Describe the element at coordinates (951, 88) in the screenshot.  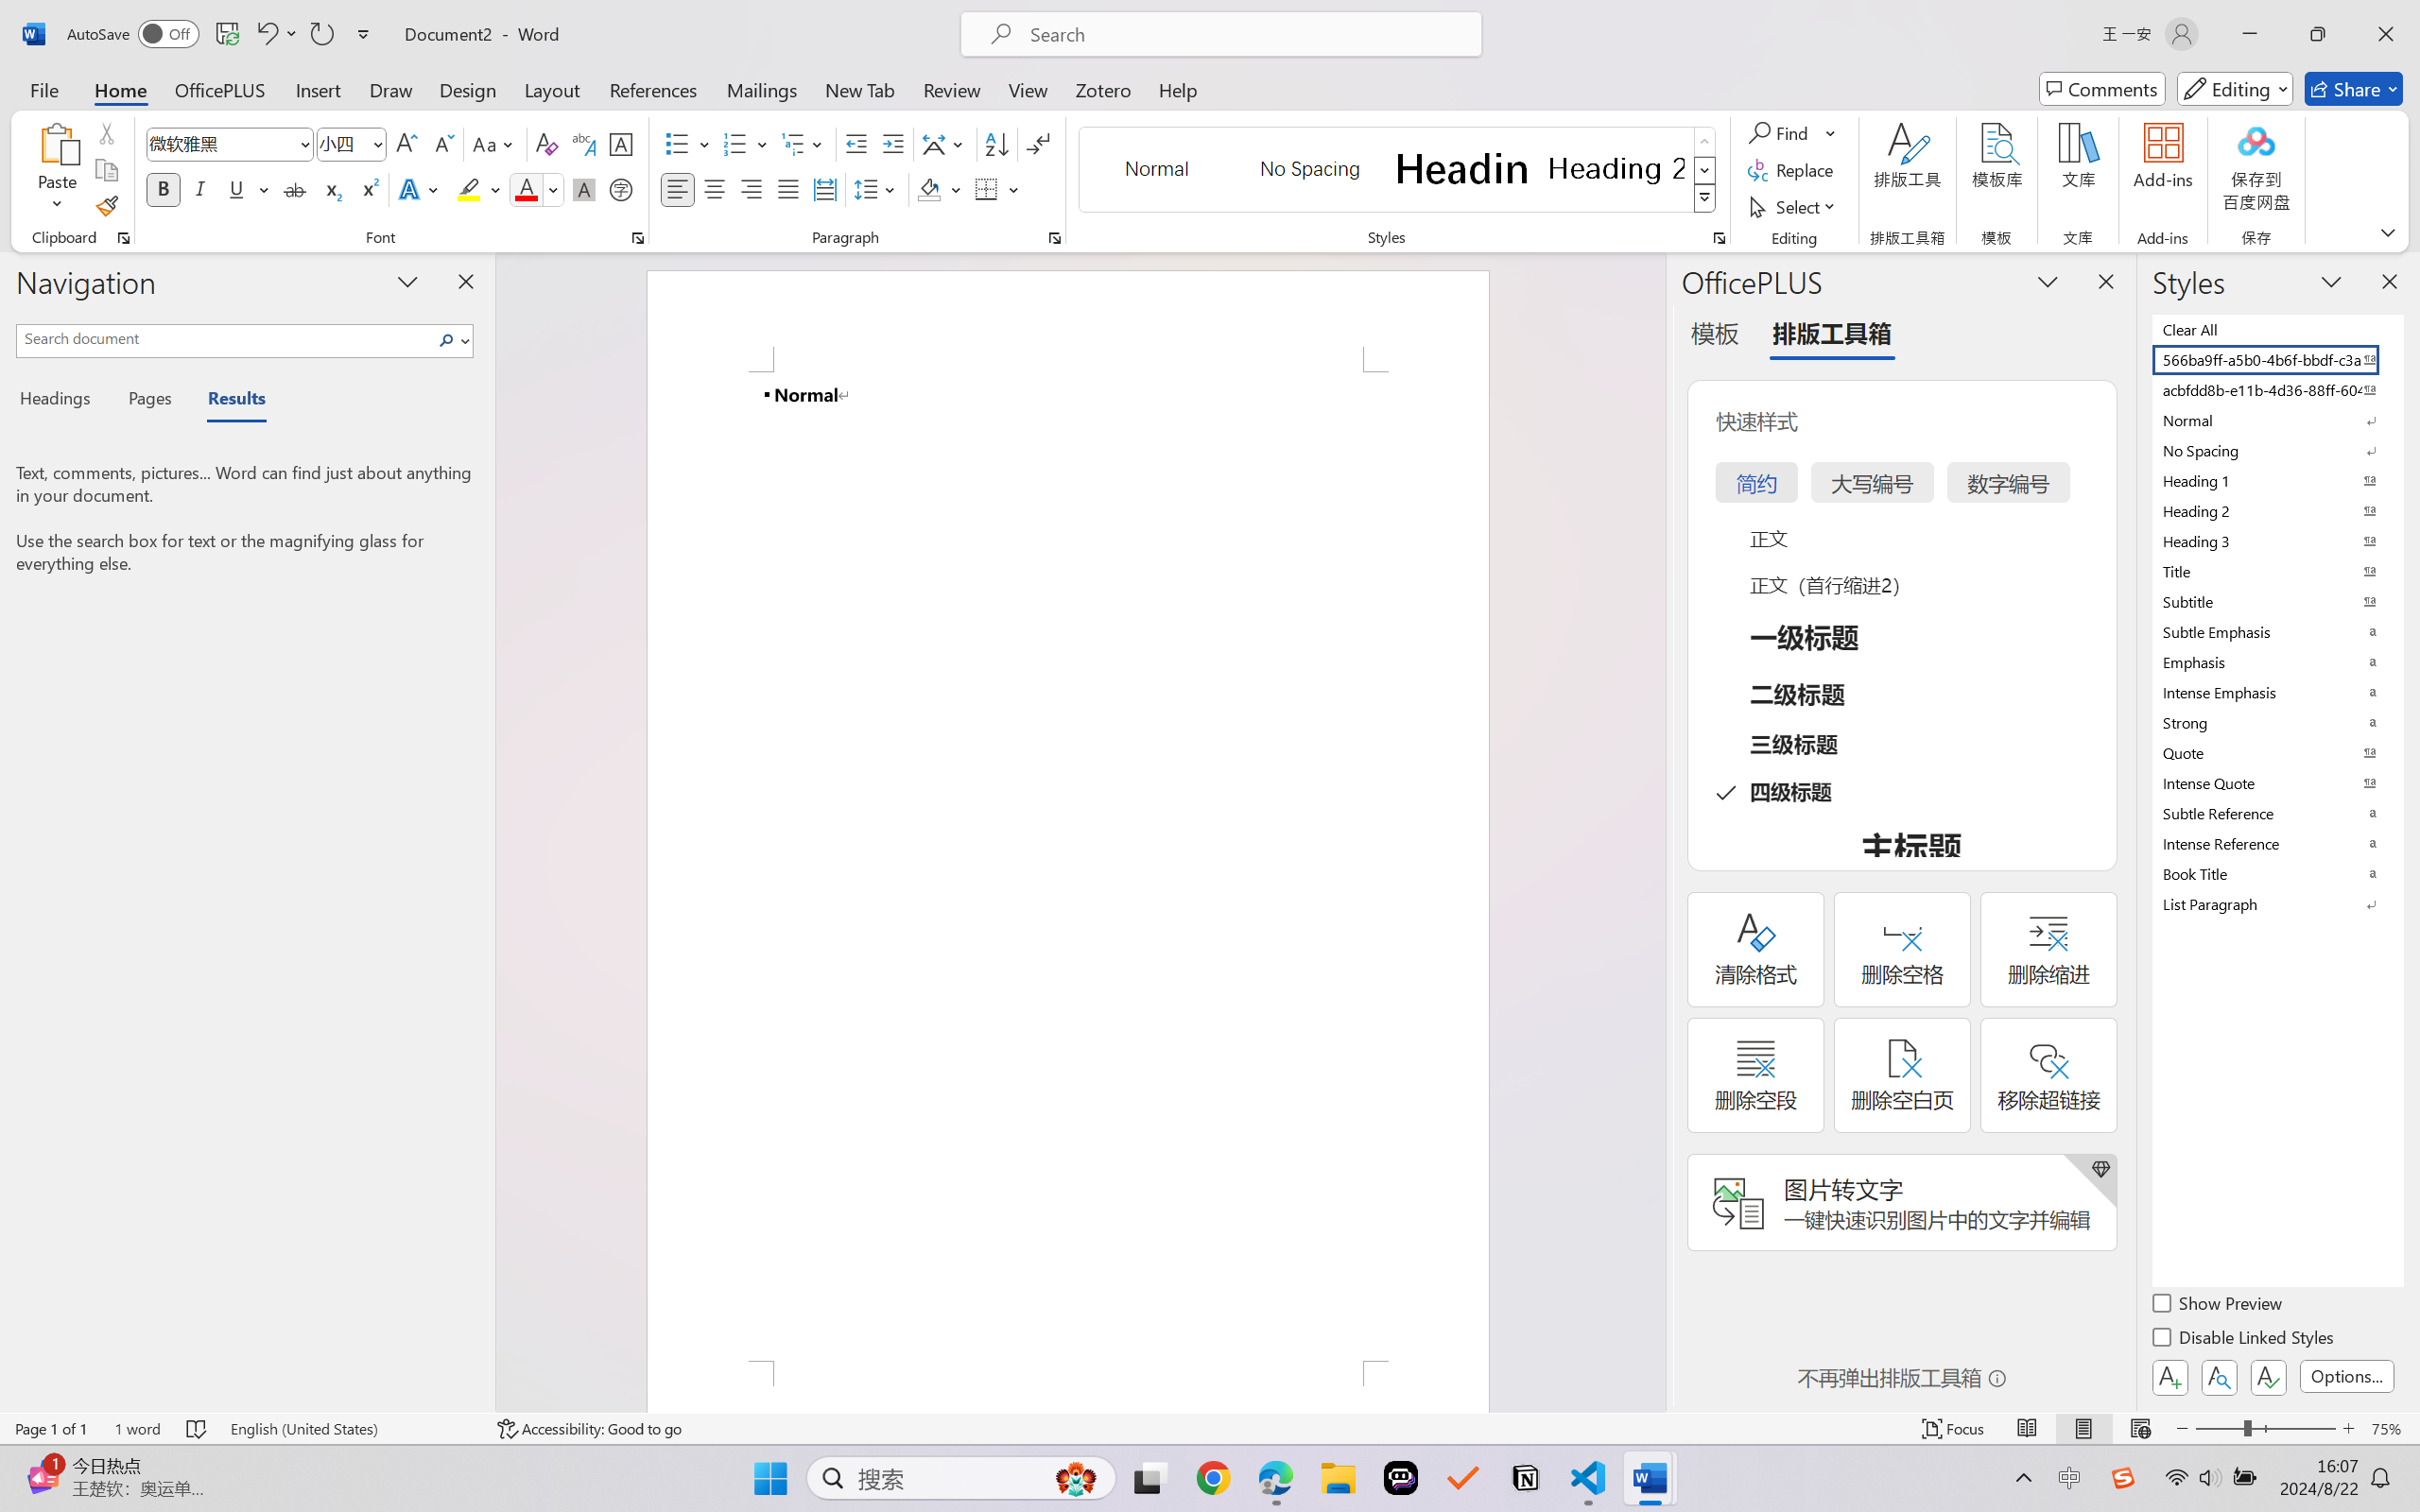
I see `'Review'` at that location.